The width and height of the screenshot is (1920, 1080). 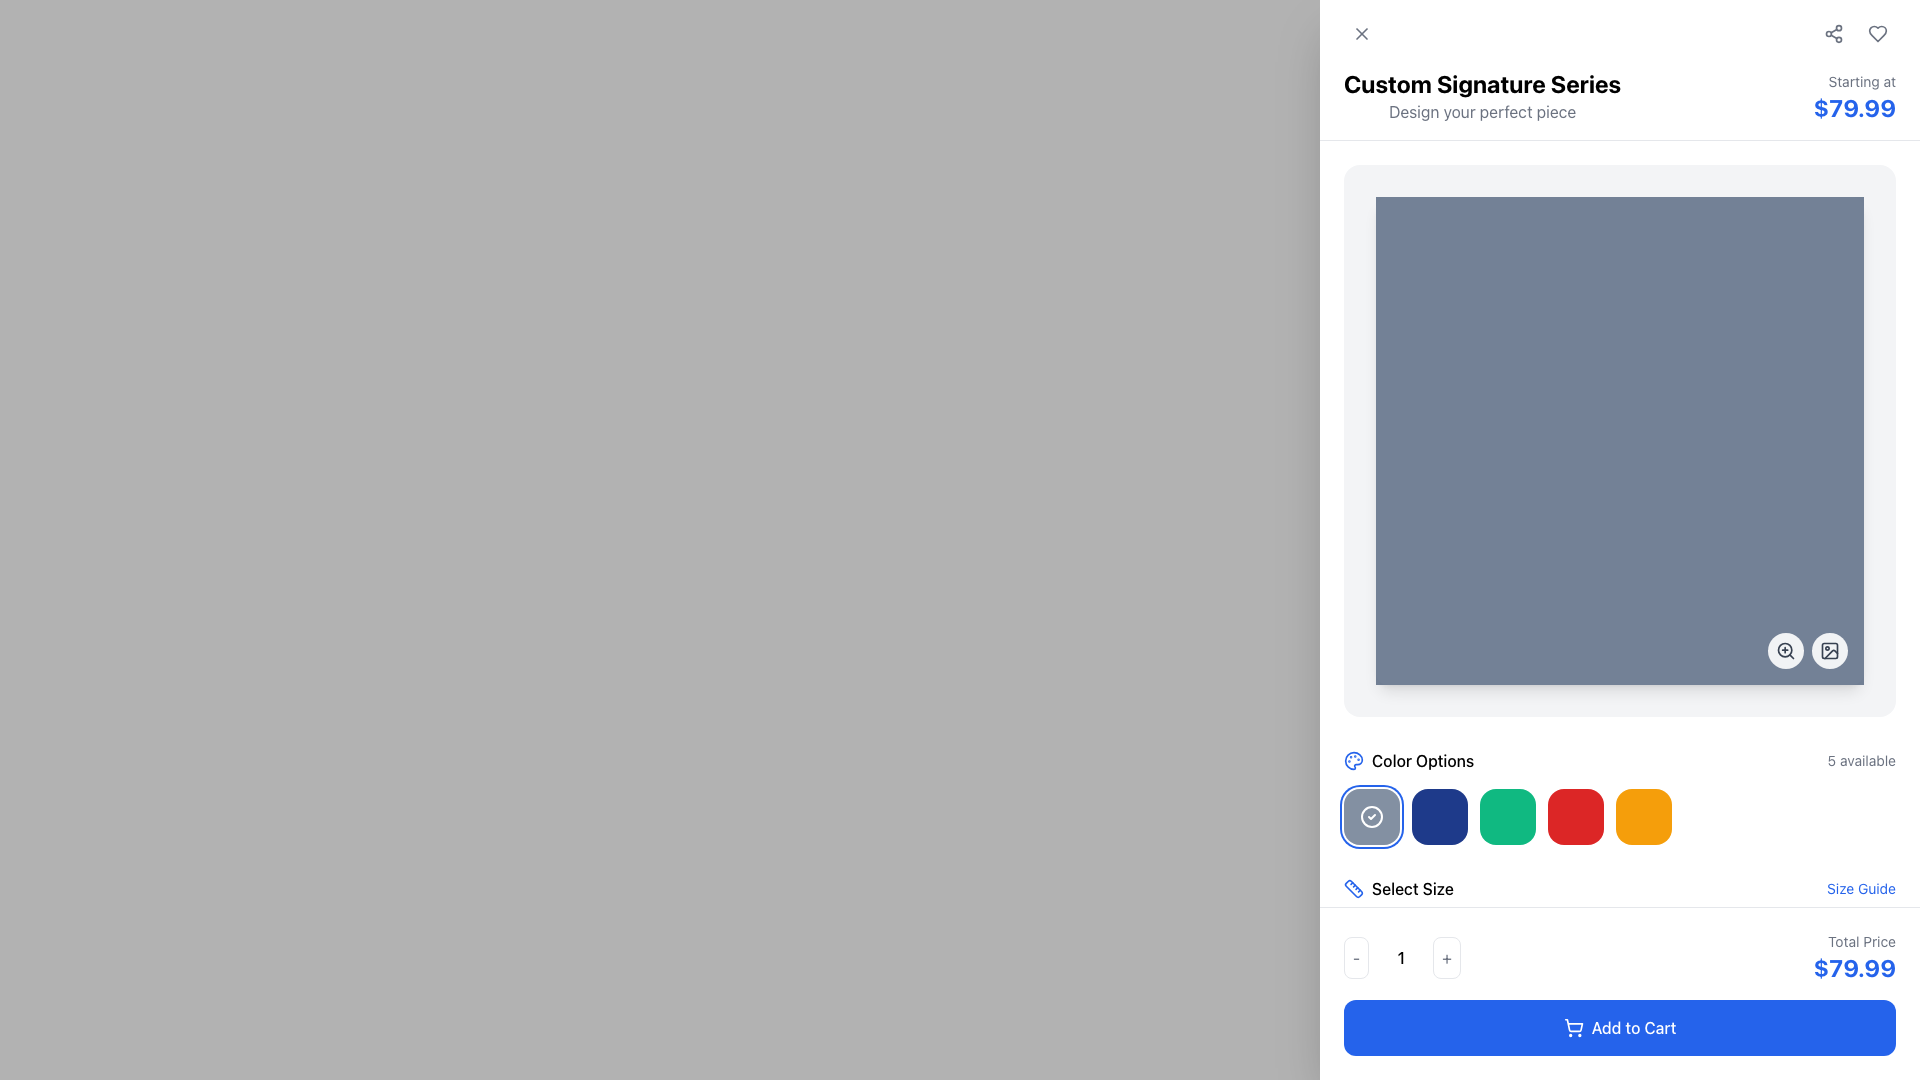 I want to click on the 'Color Options' icon, which is the first item on the left in the row below the product image and above the 'Select Size' section, so click(x=1353, y=760).